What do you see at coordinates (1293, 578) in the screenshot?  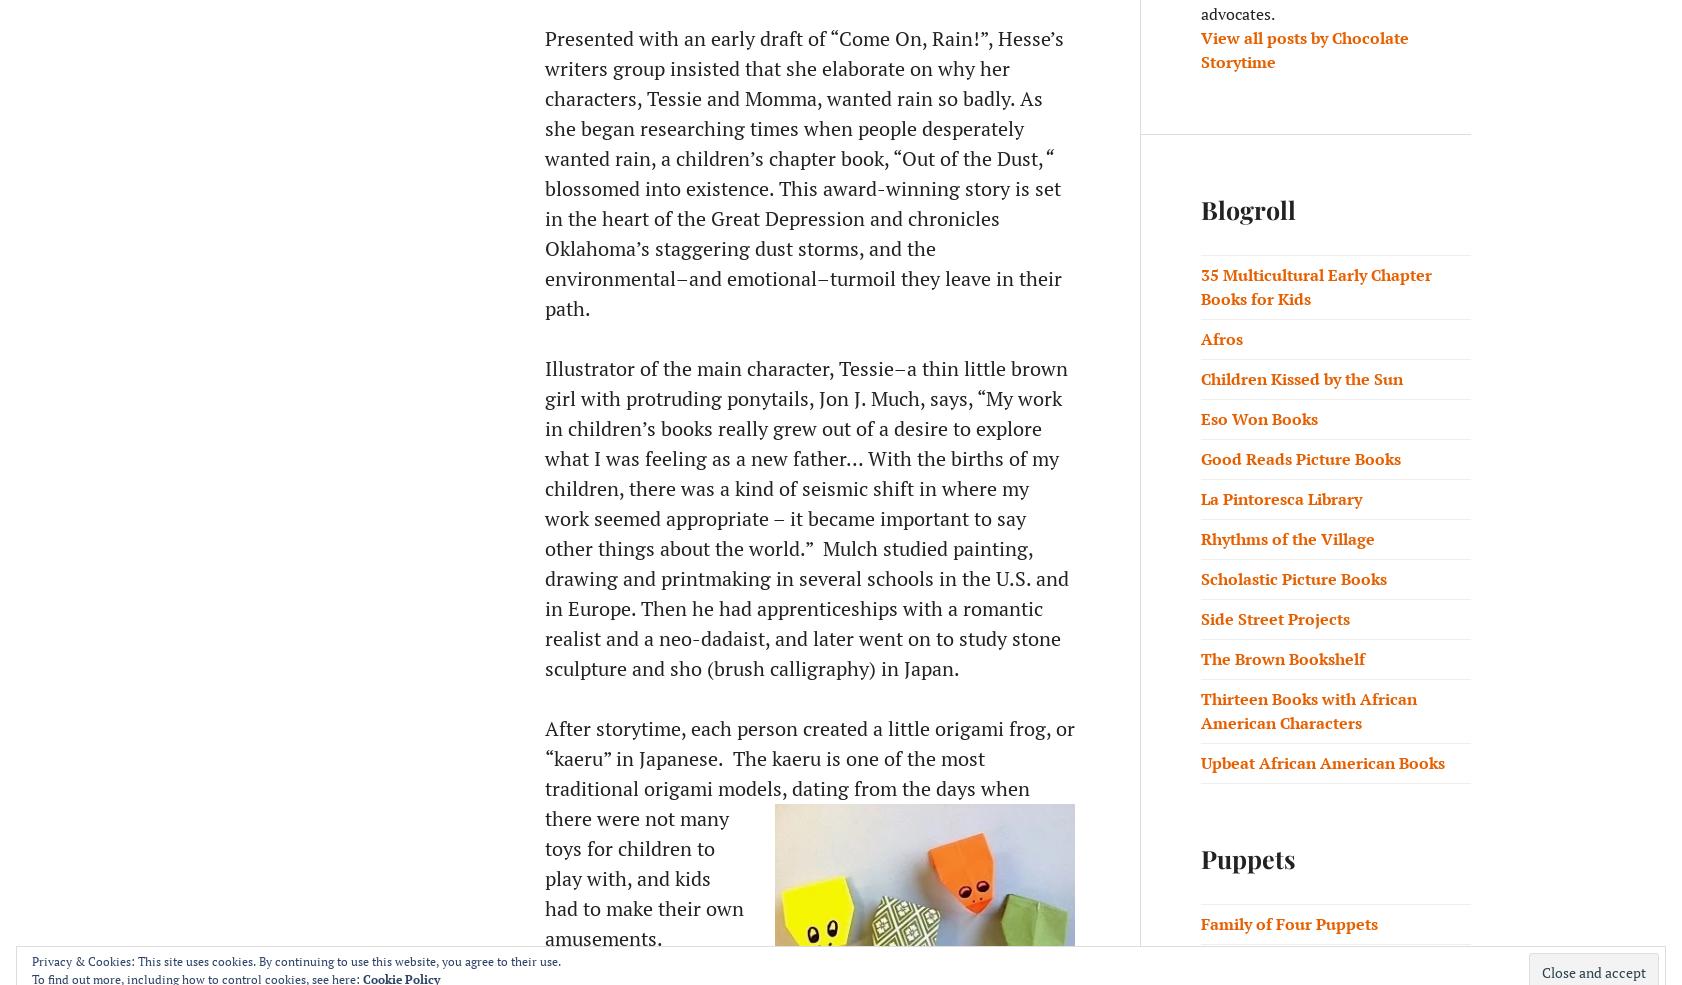 I see `'Scholastic Picture Books'` at bounding box center [1293, 578].